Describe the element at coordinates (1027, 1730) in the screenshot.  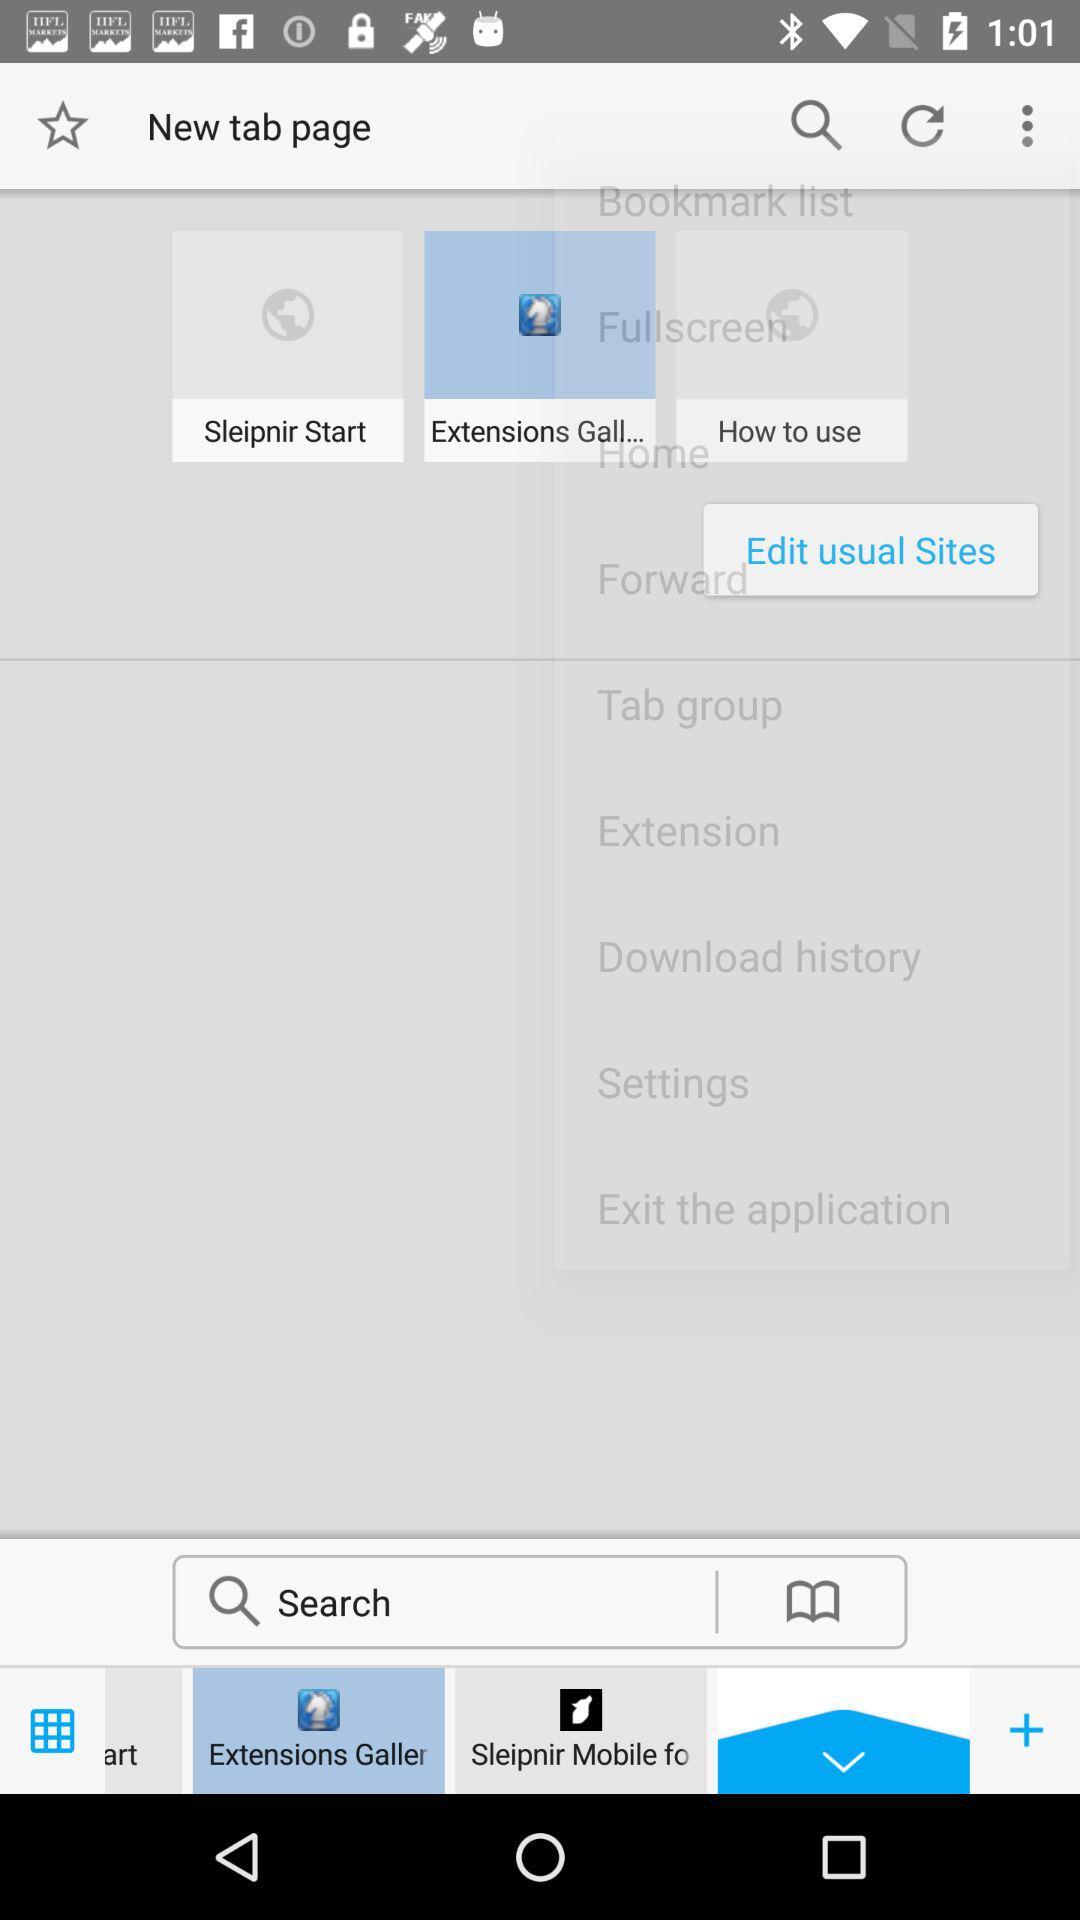
I see `the add icon` at that location.